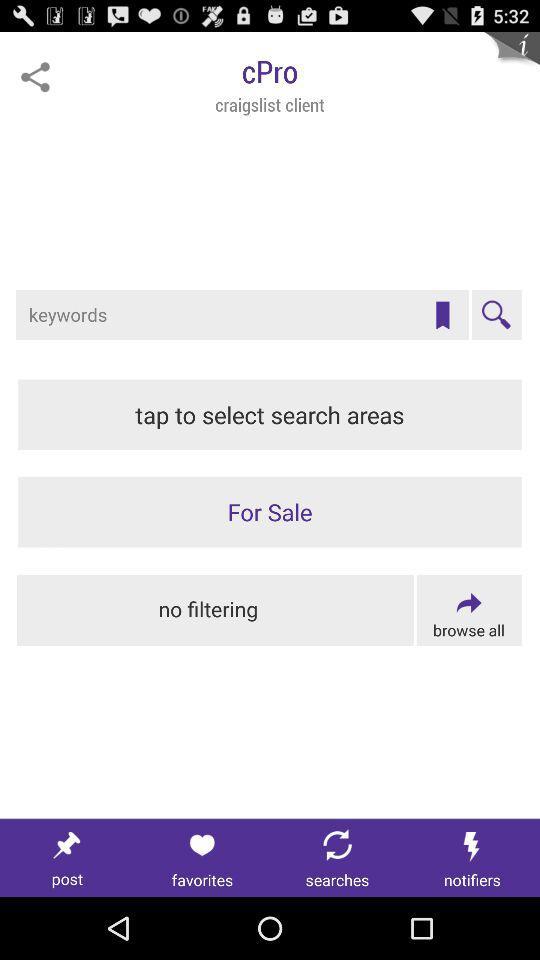 This screenshot has height=960, width=540. I want to click on input text, so click(242, 315).